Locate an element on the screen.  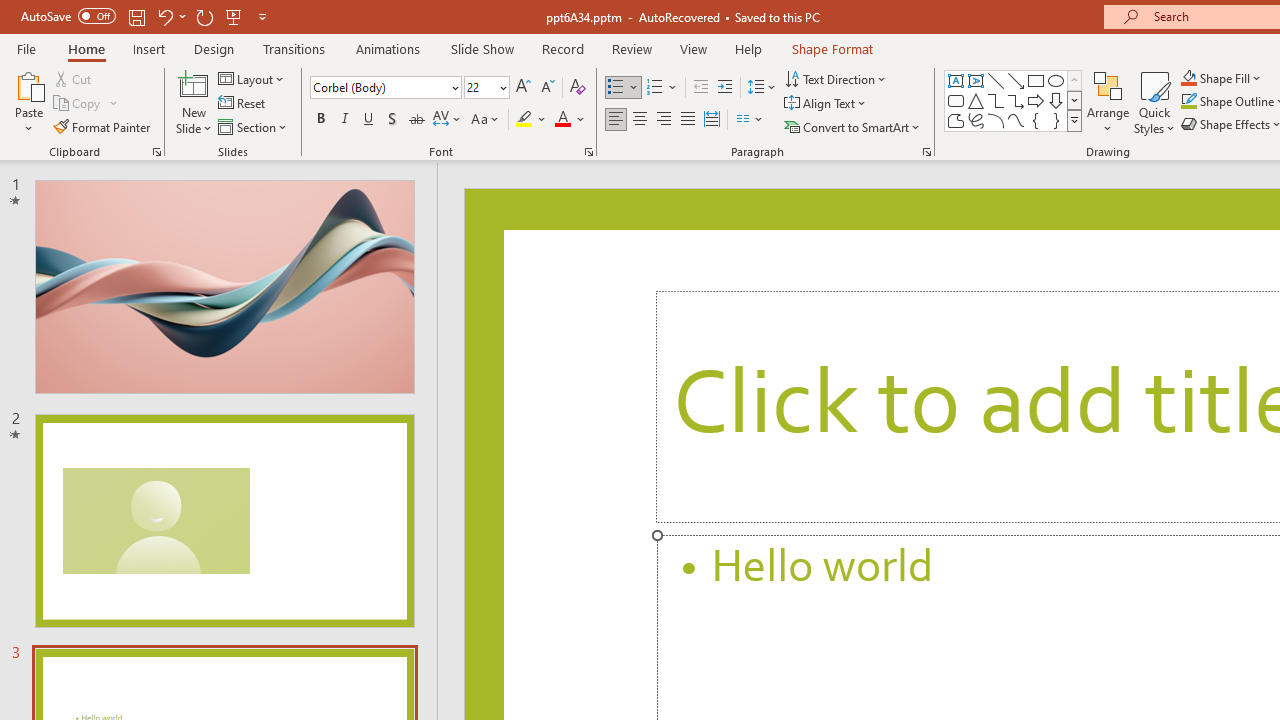
'Shape Fill Red, Accent 2' is located at coordinates (1189, 77).